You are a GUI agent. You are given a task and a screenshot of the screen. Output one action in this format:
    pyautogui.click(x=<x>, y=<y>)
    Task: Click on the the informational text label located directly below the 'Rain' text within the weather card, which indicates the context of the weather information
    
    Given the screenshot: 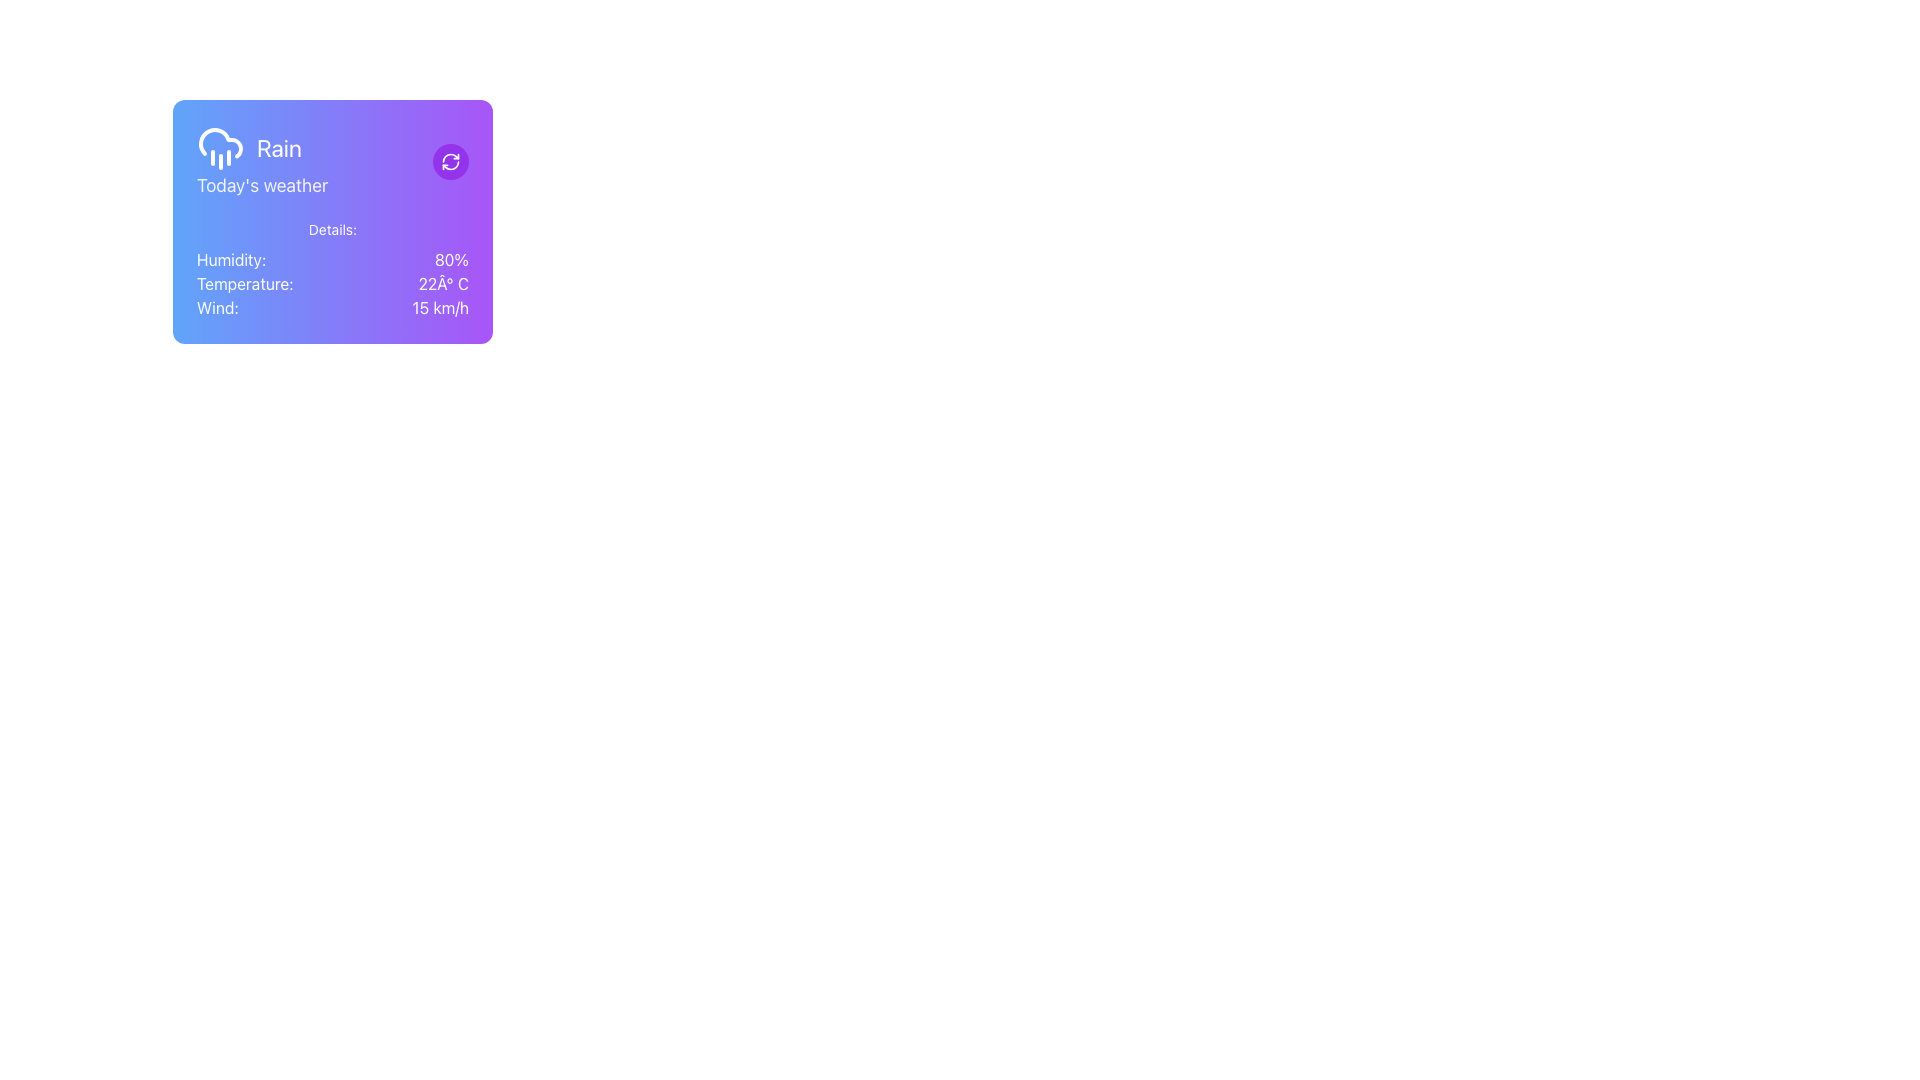 What is the action you would take?
    pyautogui.click(x=261, y=185)
    